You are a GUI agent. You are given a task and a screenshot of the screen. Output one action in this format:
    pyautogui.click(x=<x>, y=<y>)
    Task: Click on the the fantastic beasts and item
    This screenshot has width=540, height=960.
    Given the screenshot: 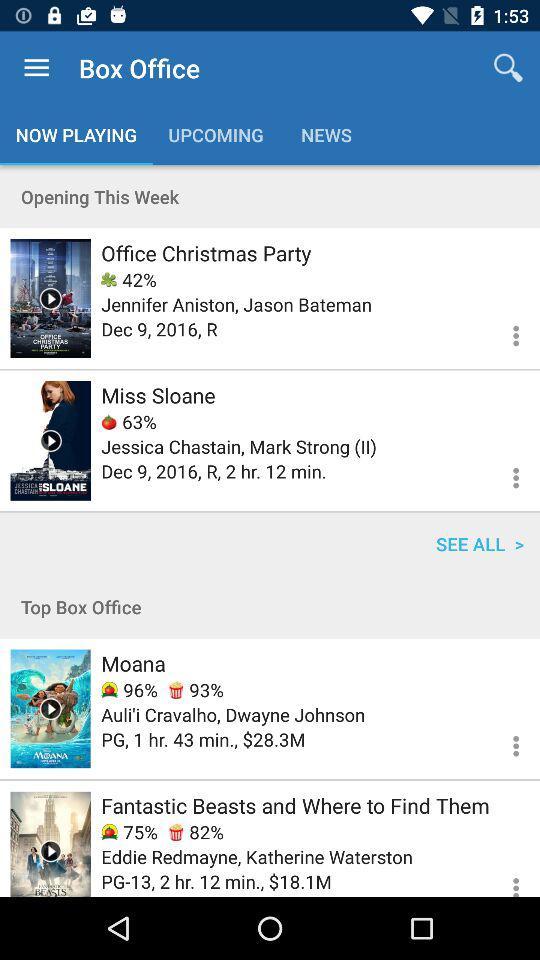 What is the action you would take?
    pyautogui.click(x=294, y=805)
    